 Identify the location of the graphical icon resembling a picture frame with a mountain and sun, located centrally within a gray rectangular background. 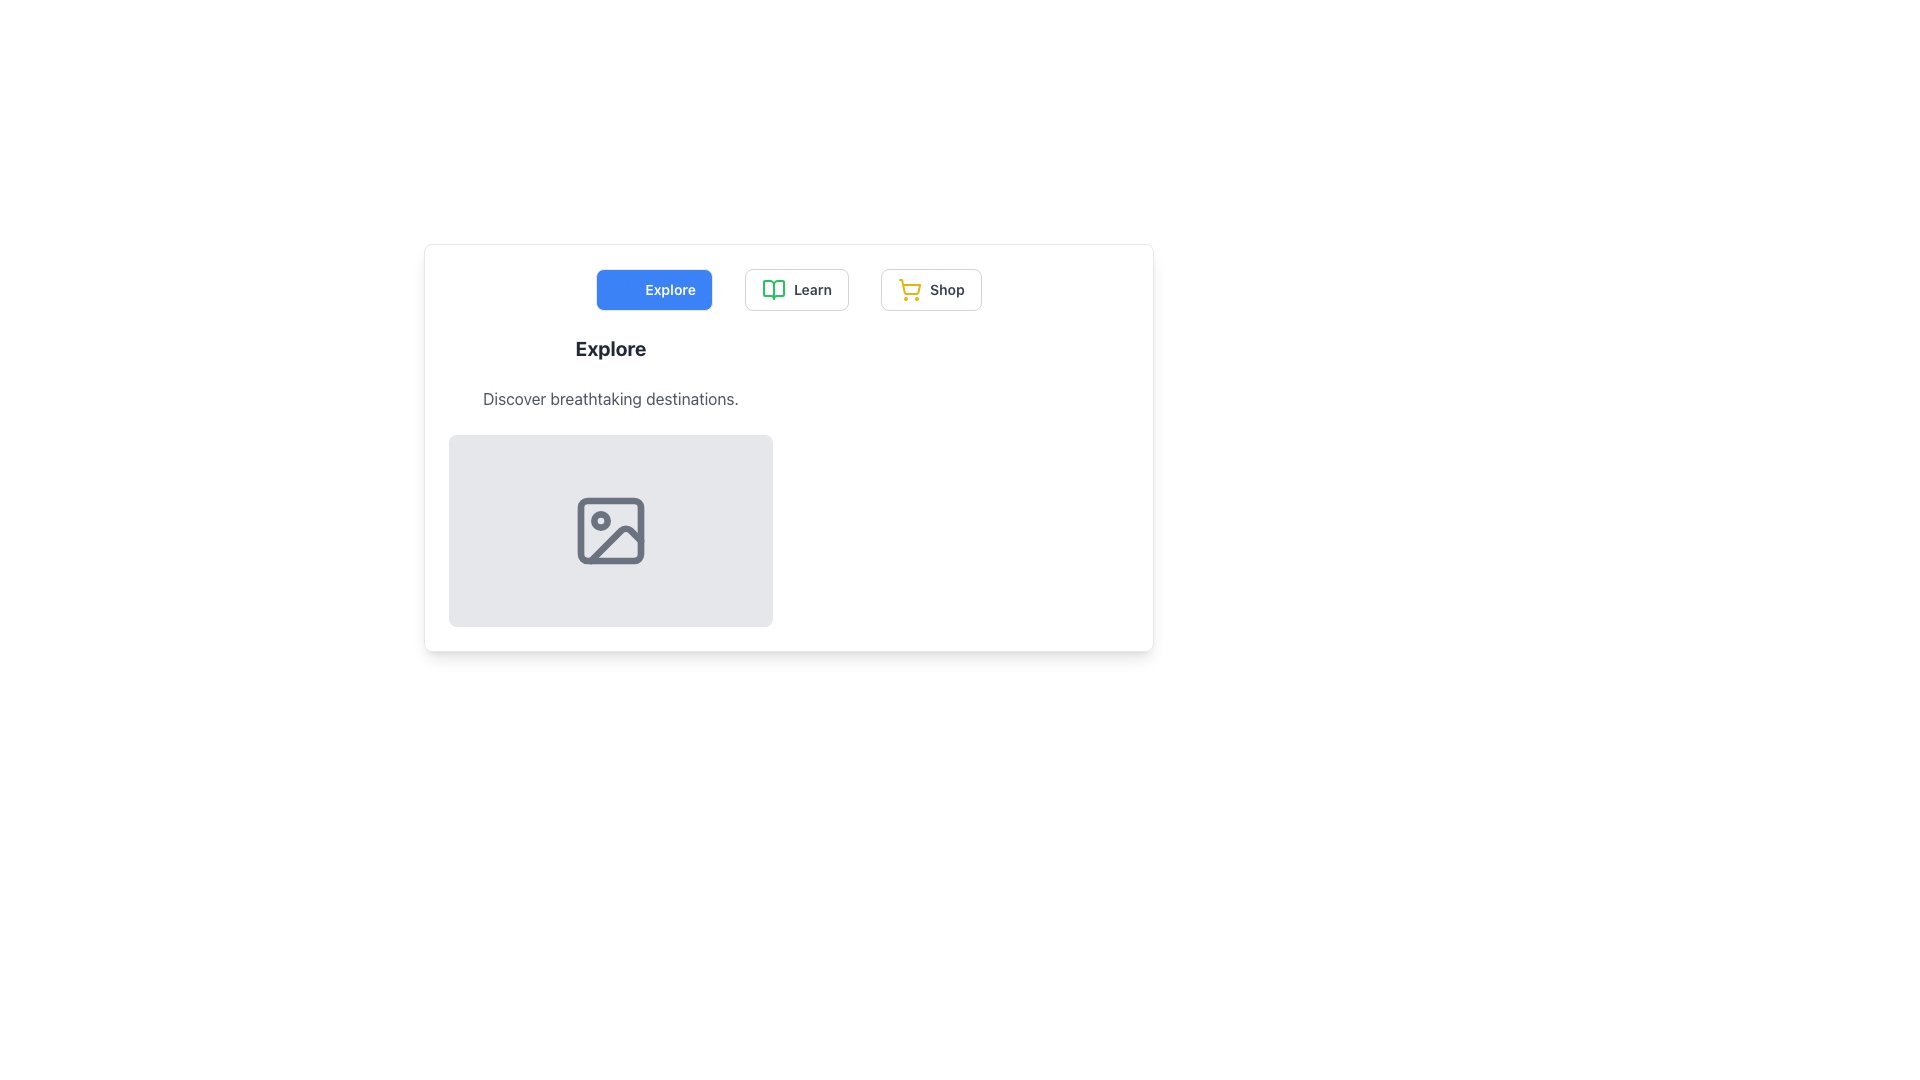
(609, 530).